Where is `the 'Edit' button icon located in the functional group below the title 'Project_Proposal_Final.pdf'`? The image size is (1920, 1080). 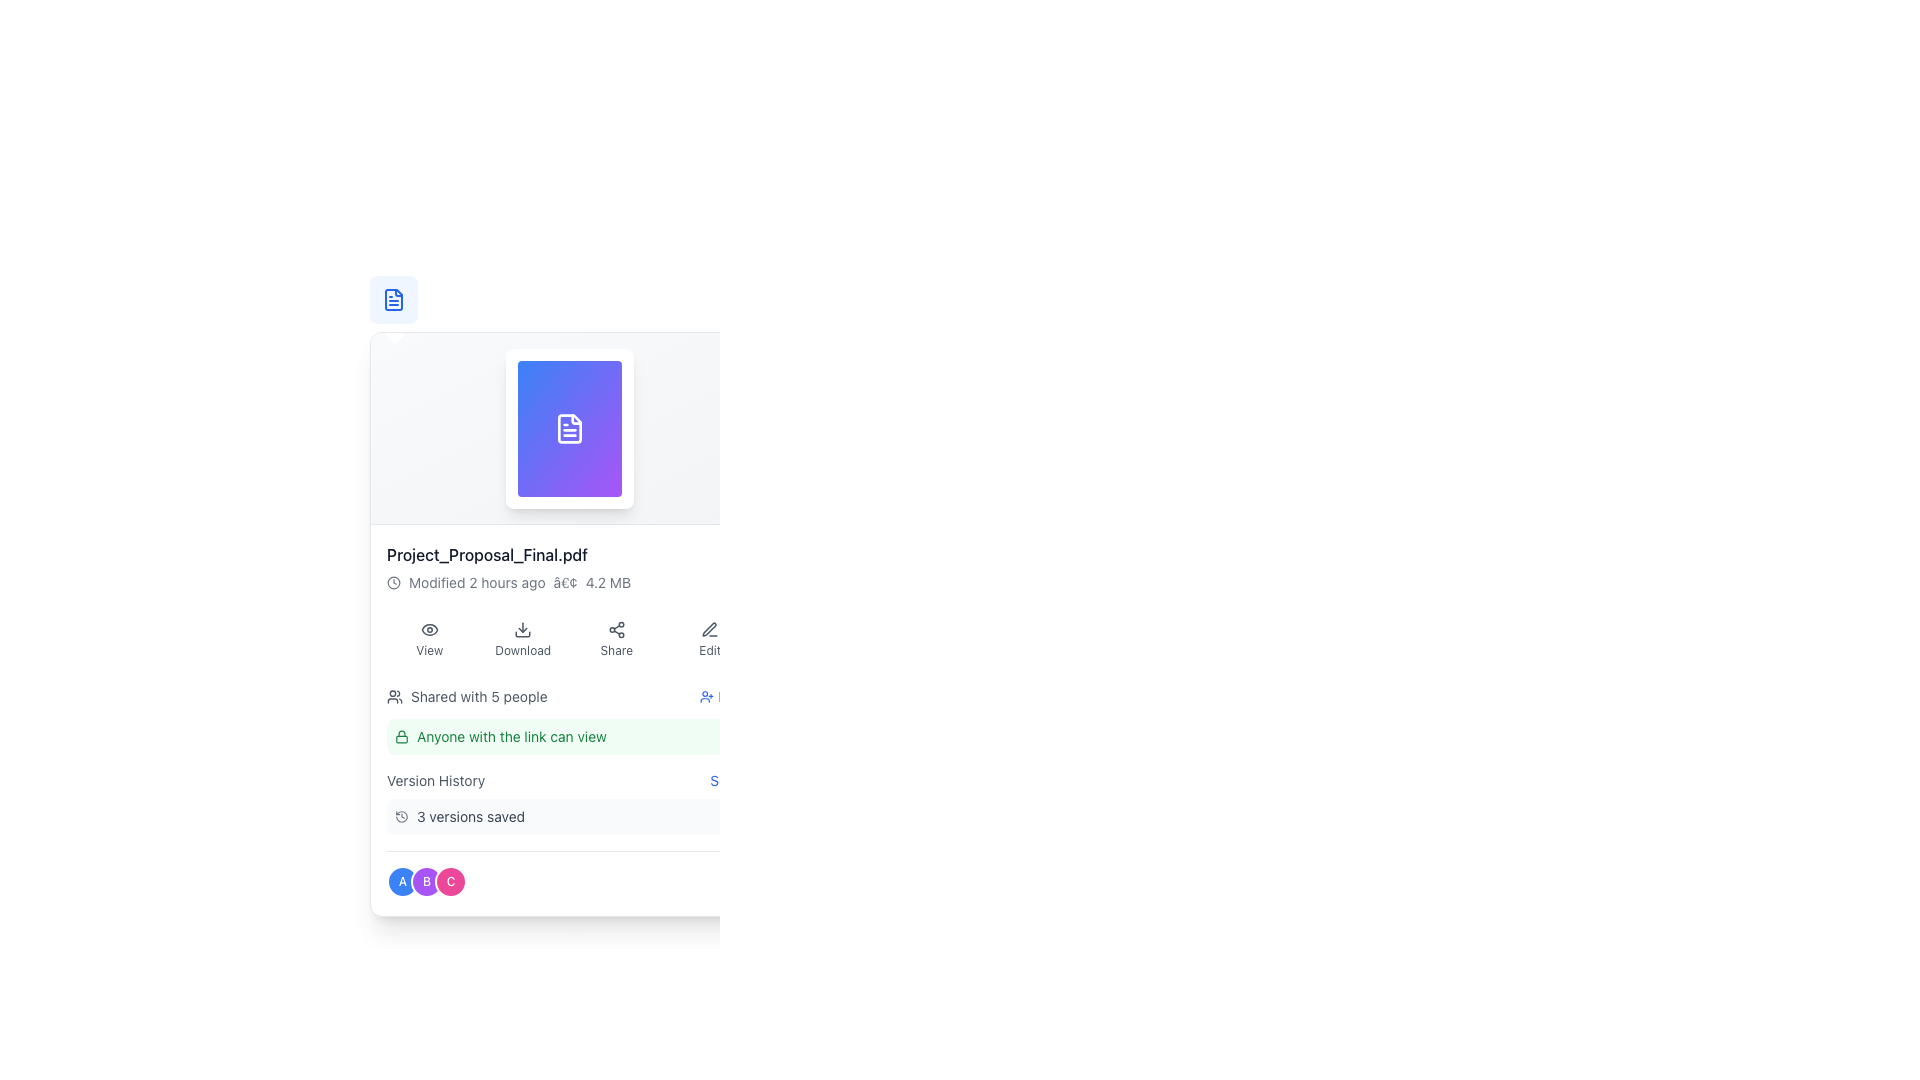 the 'Edit' button icon located in the functional group below the title 'Project_Proposal_Final.pdf' is located at coordinates (710, 628).